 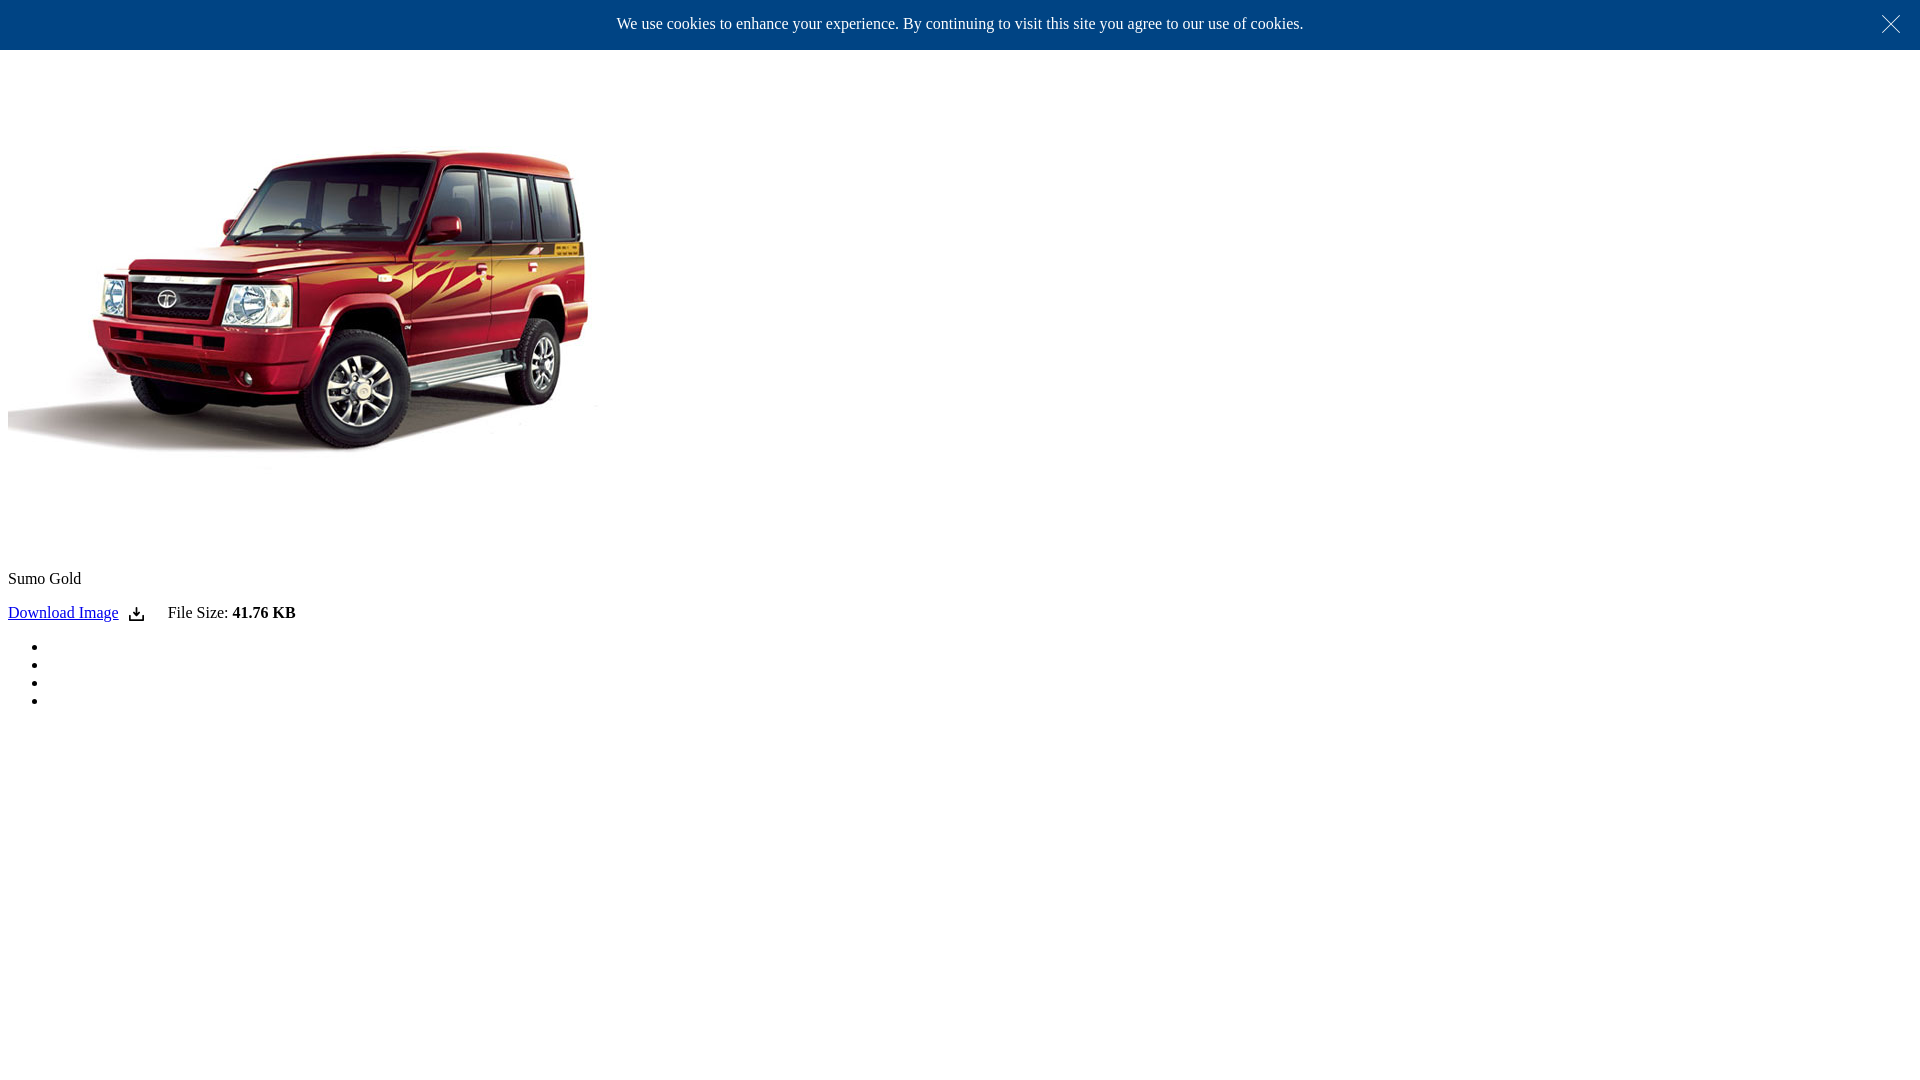 I want to click on 'Download Image', so click(x=76, y=611).